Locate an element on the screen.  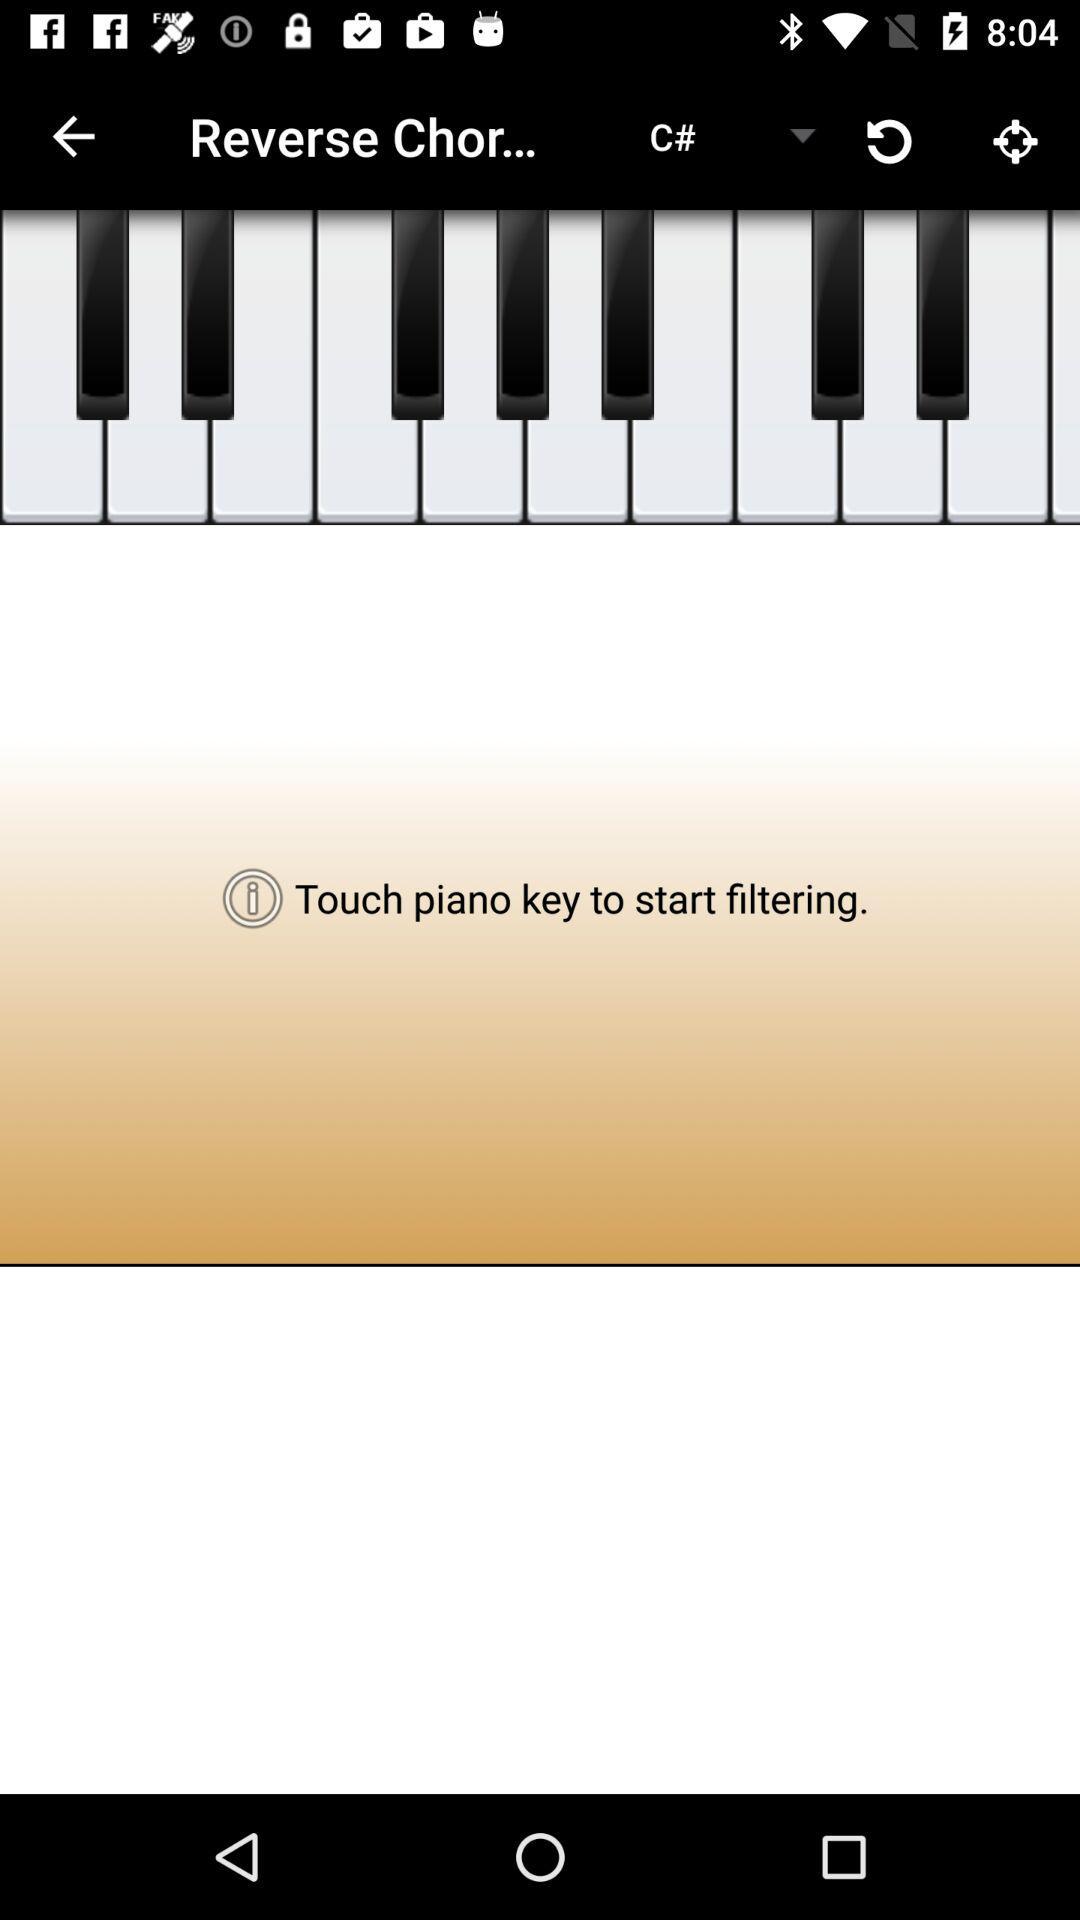
shows piano button is located at coordinates (626, 314).